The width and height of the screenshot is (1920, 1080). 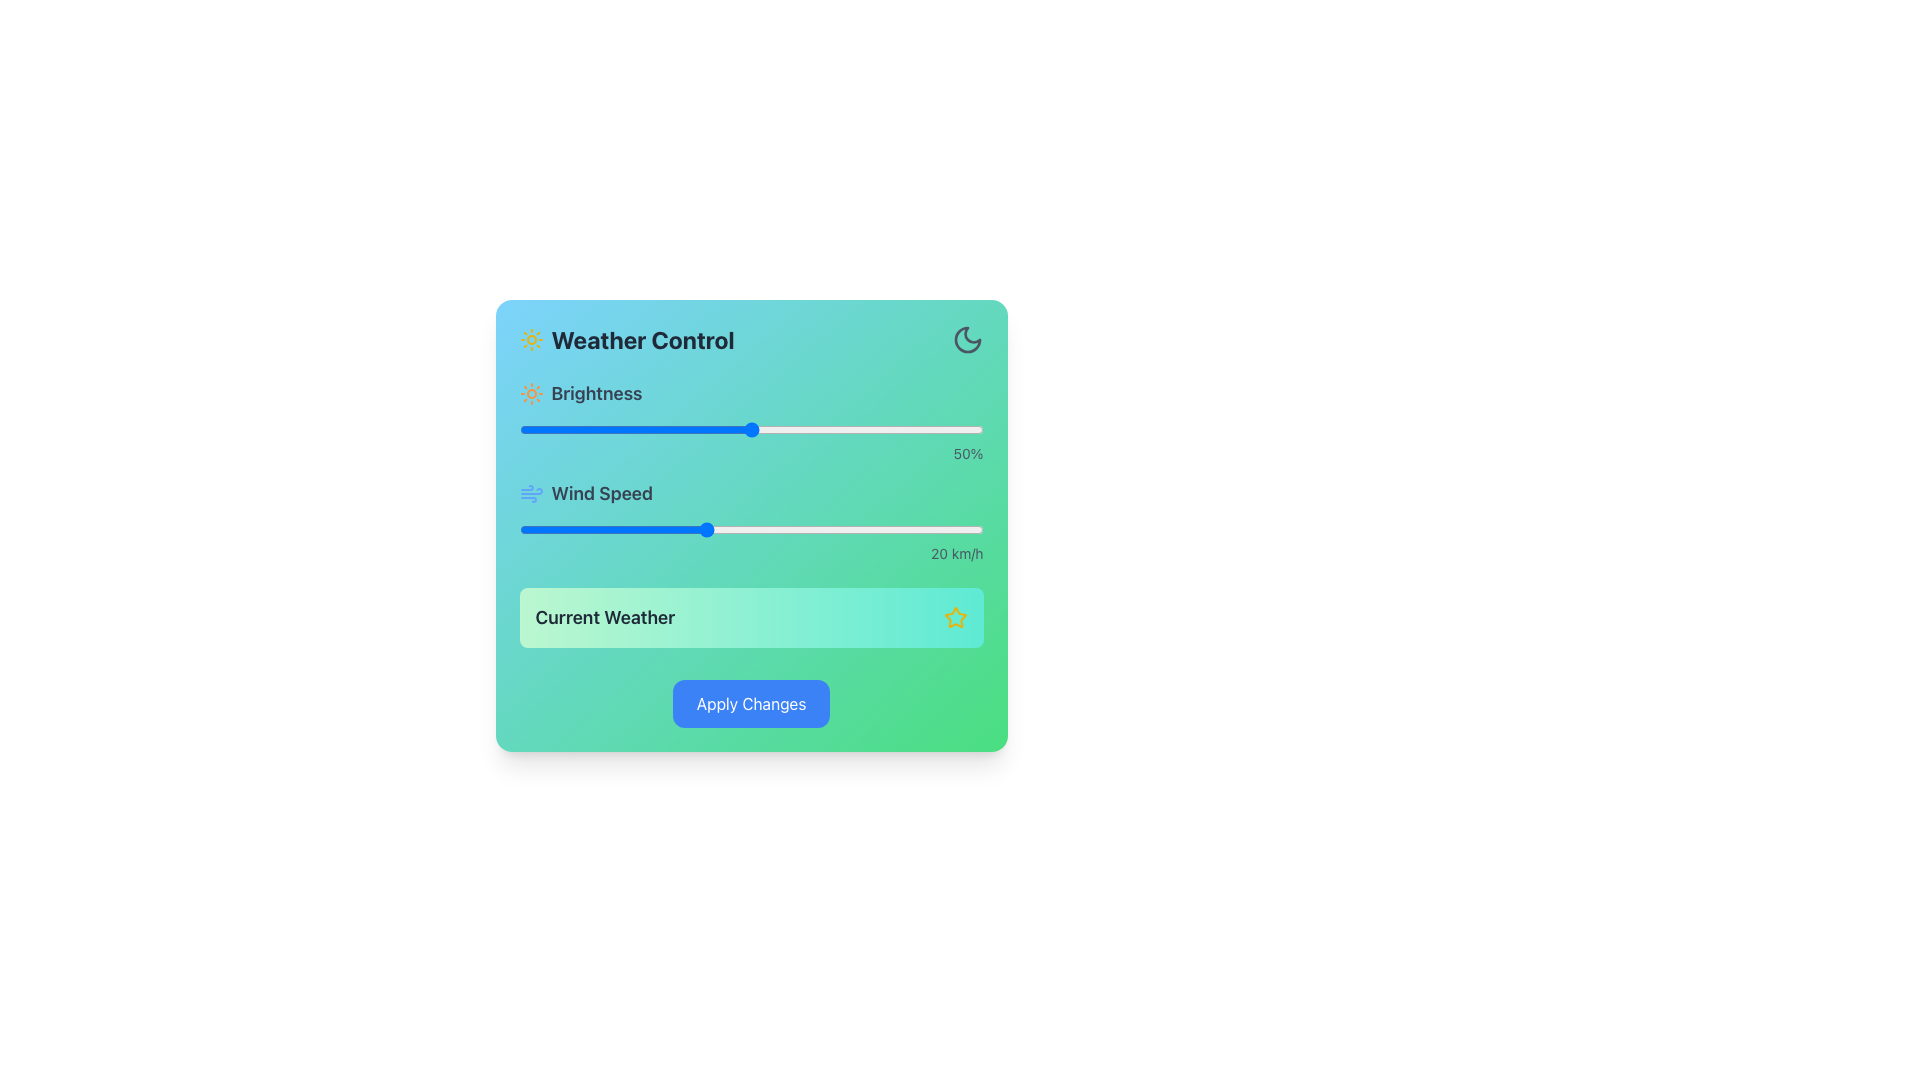 I want to click on brightness level, so click(x=731, y=428).